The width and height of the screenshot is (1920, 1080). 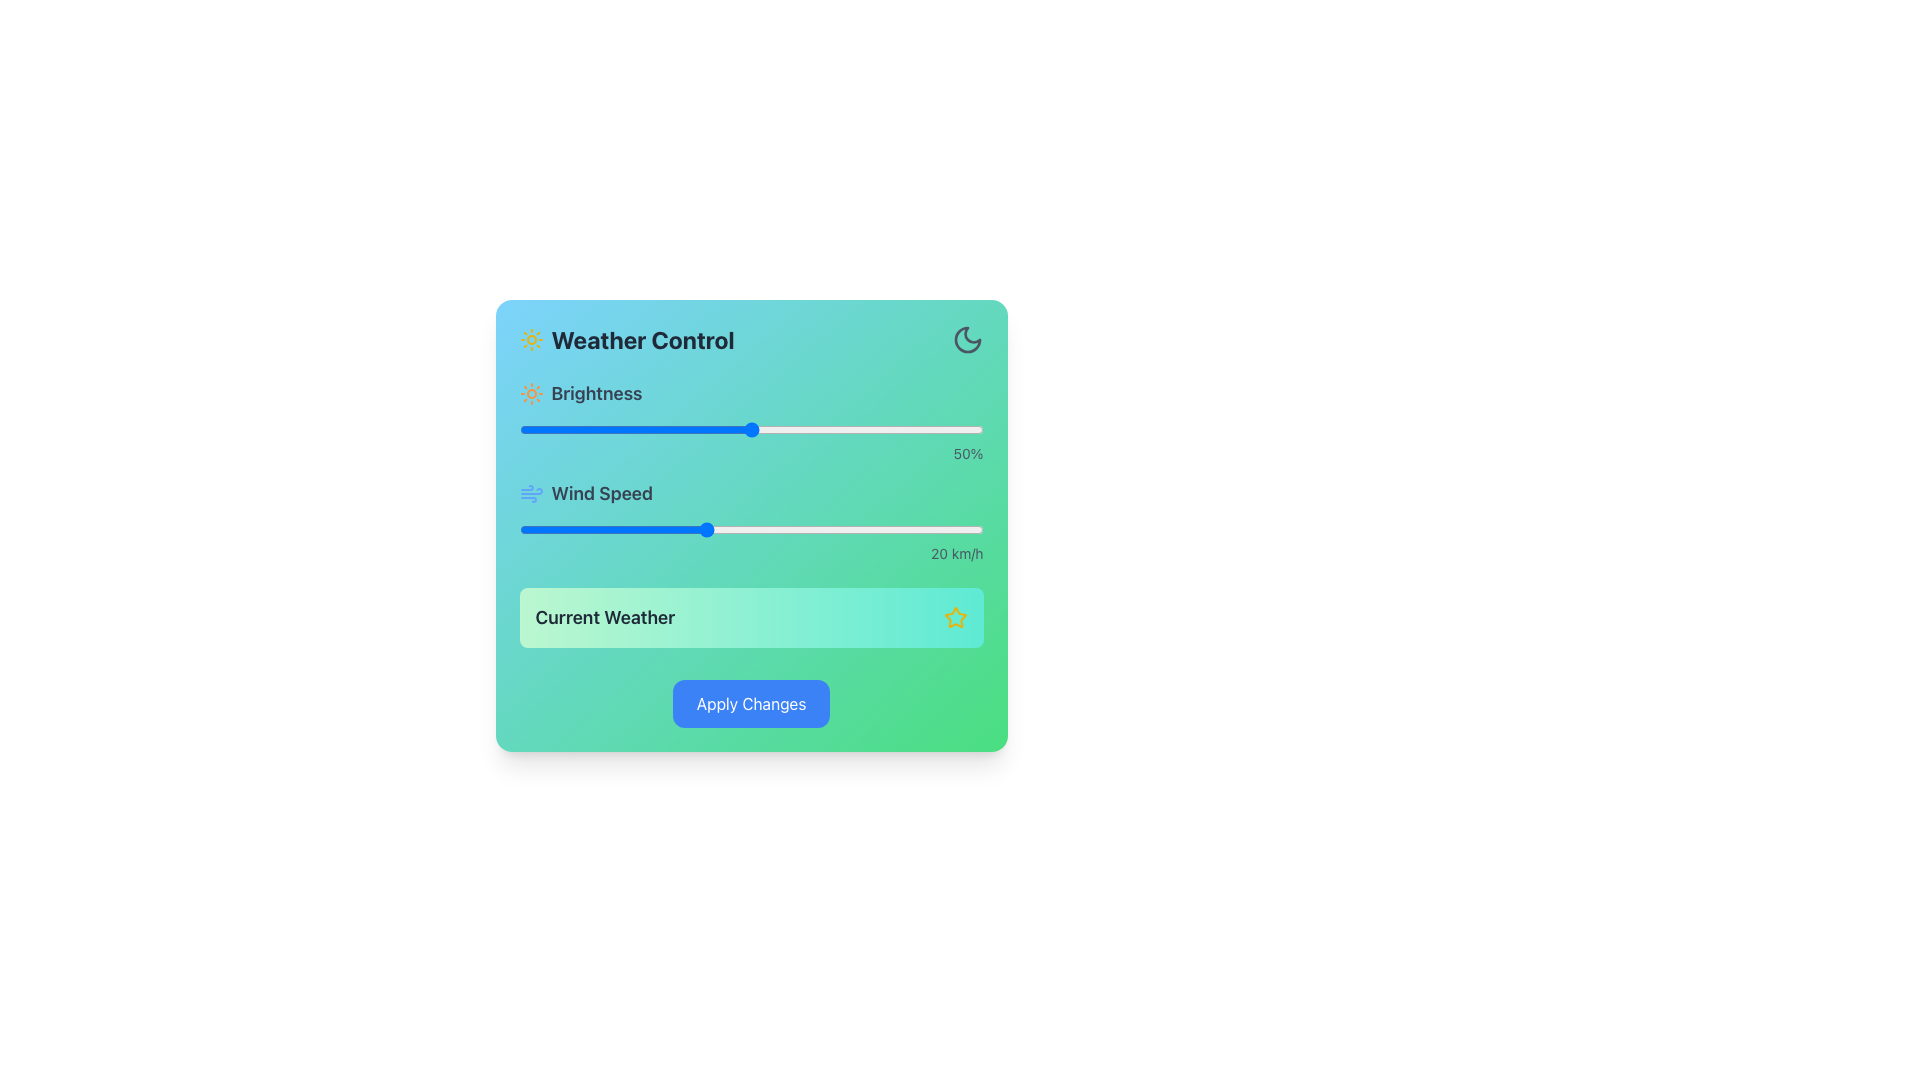 I want to click on brightness level, so click(x=731, y=428).